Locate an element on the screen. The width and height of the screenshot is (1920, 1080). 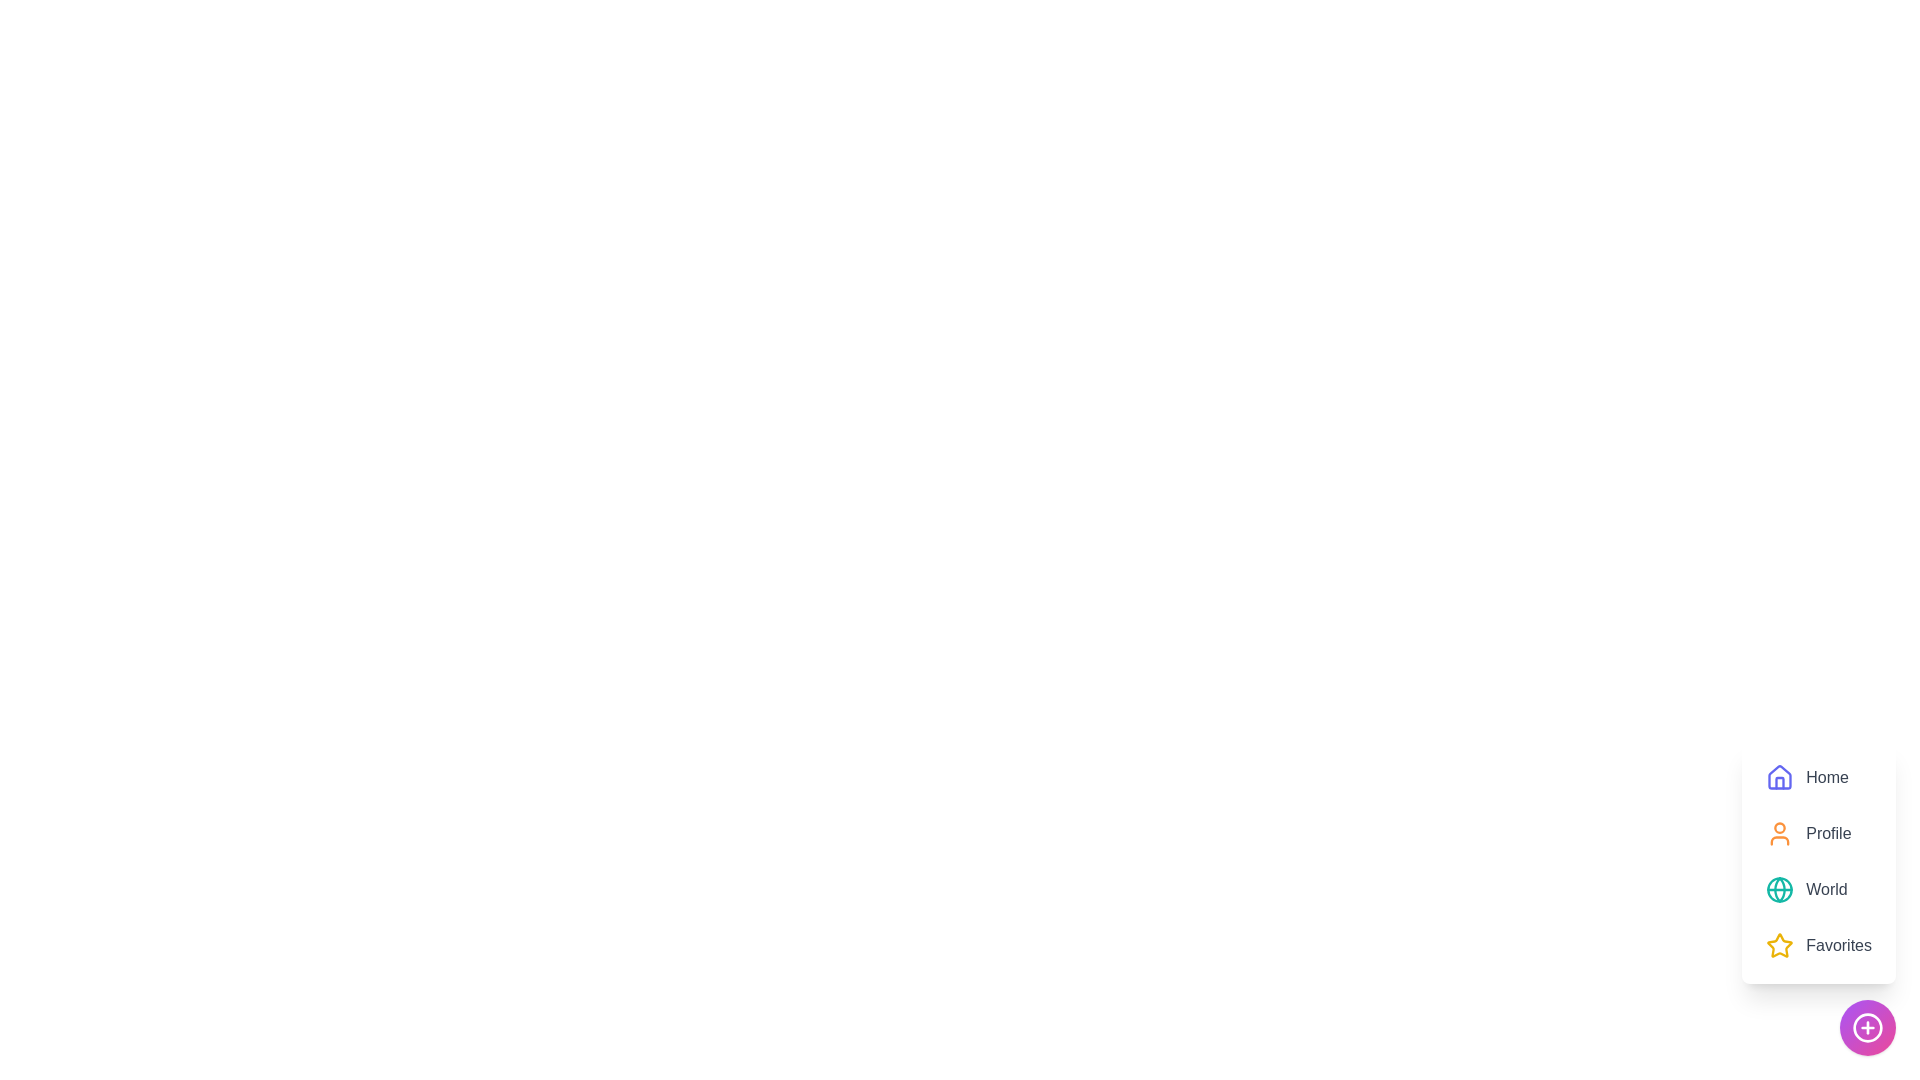
the 'World' menu item is located at coordinates (1806, 889).